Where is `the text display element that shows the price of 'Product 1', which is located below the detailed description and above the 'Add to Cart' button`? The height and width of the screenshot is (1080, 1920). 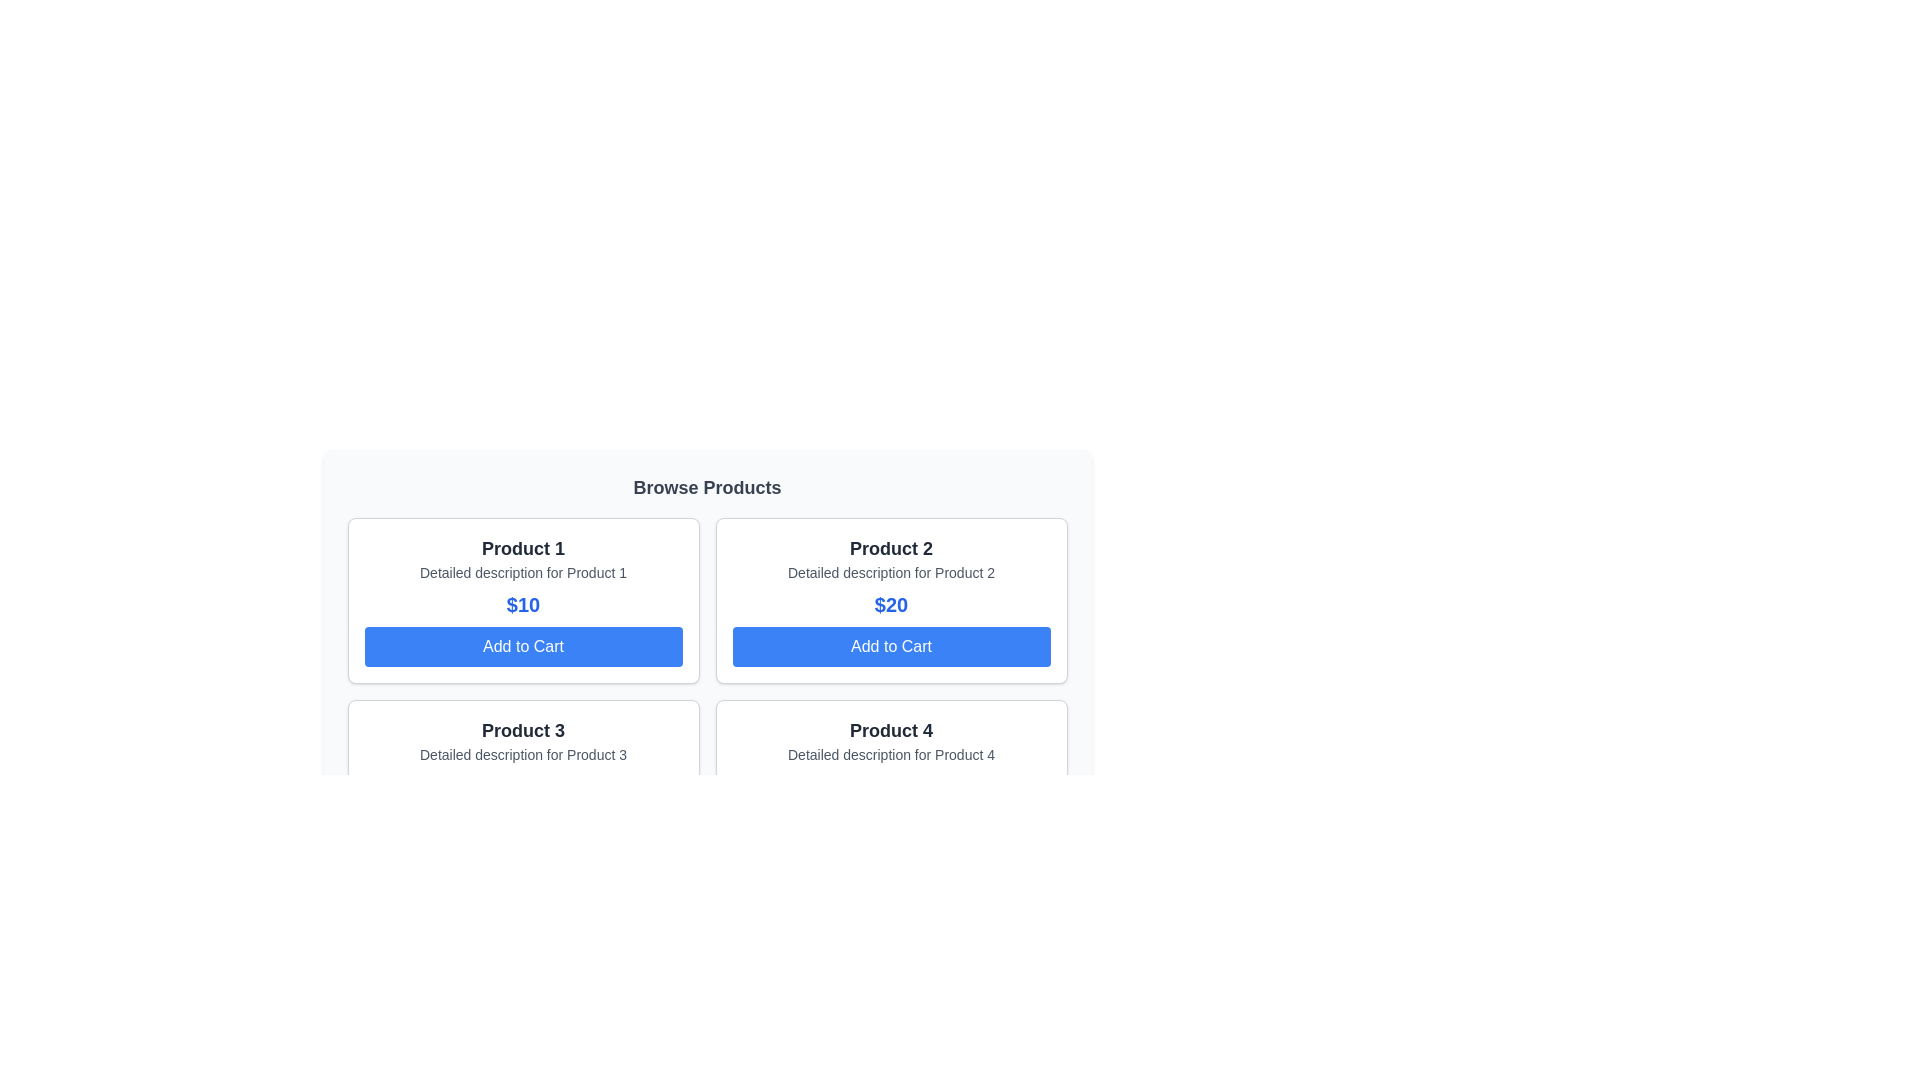 the text display element that shows the price of 'Product 1', which is located below the detailed description and above the 'Add to Cart' button is located at coordinates (523, 604).